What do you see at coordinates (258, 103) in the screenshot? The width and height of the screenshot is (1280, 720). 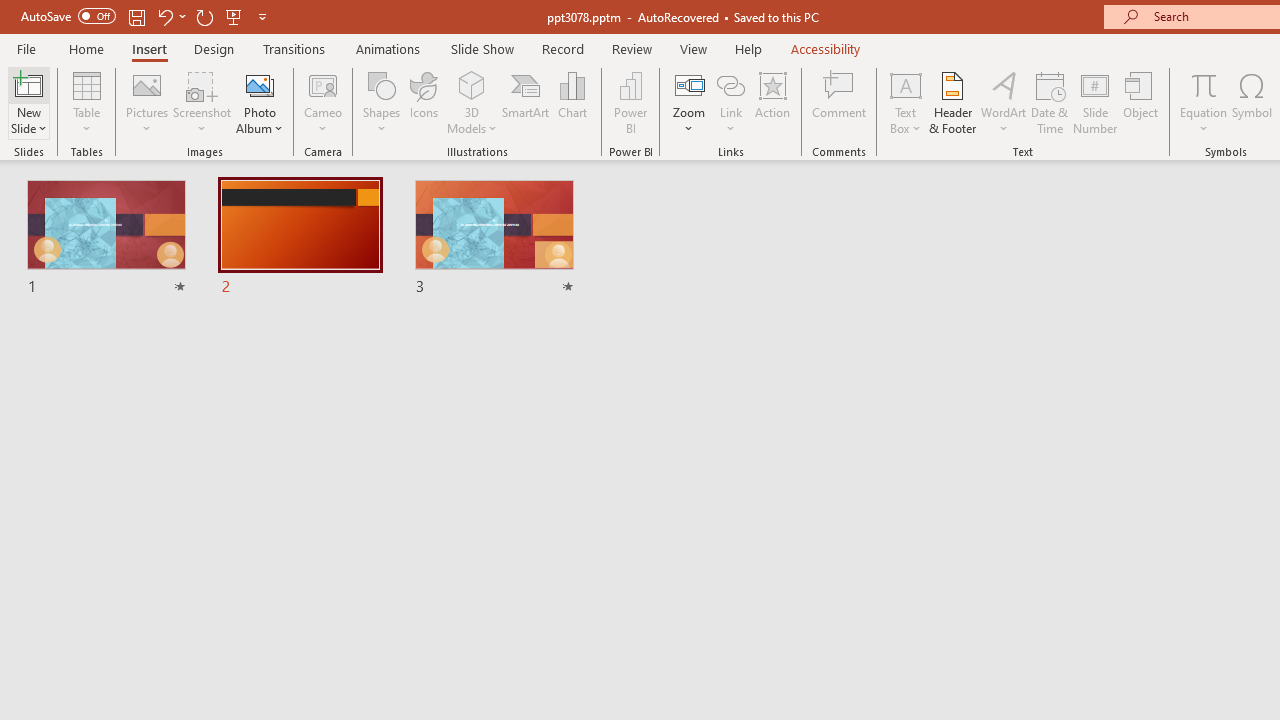 I see `'Photo Album...'` at bounding box center [258, 103].